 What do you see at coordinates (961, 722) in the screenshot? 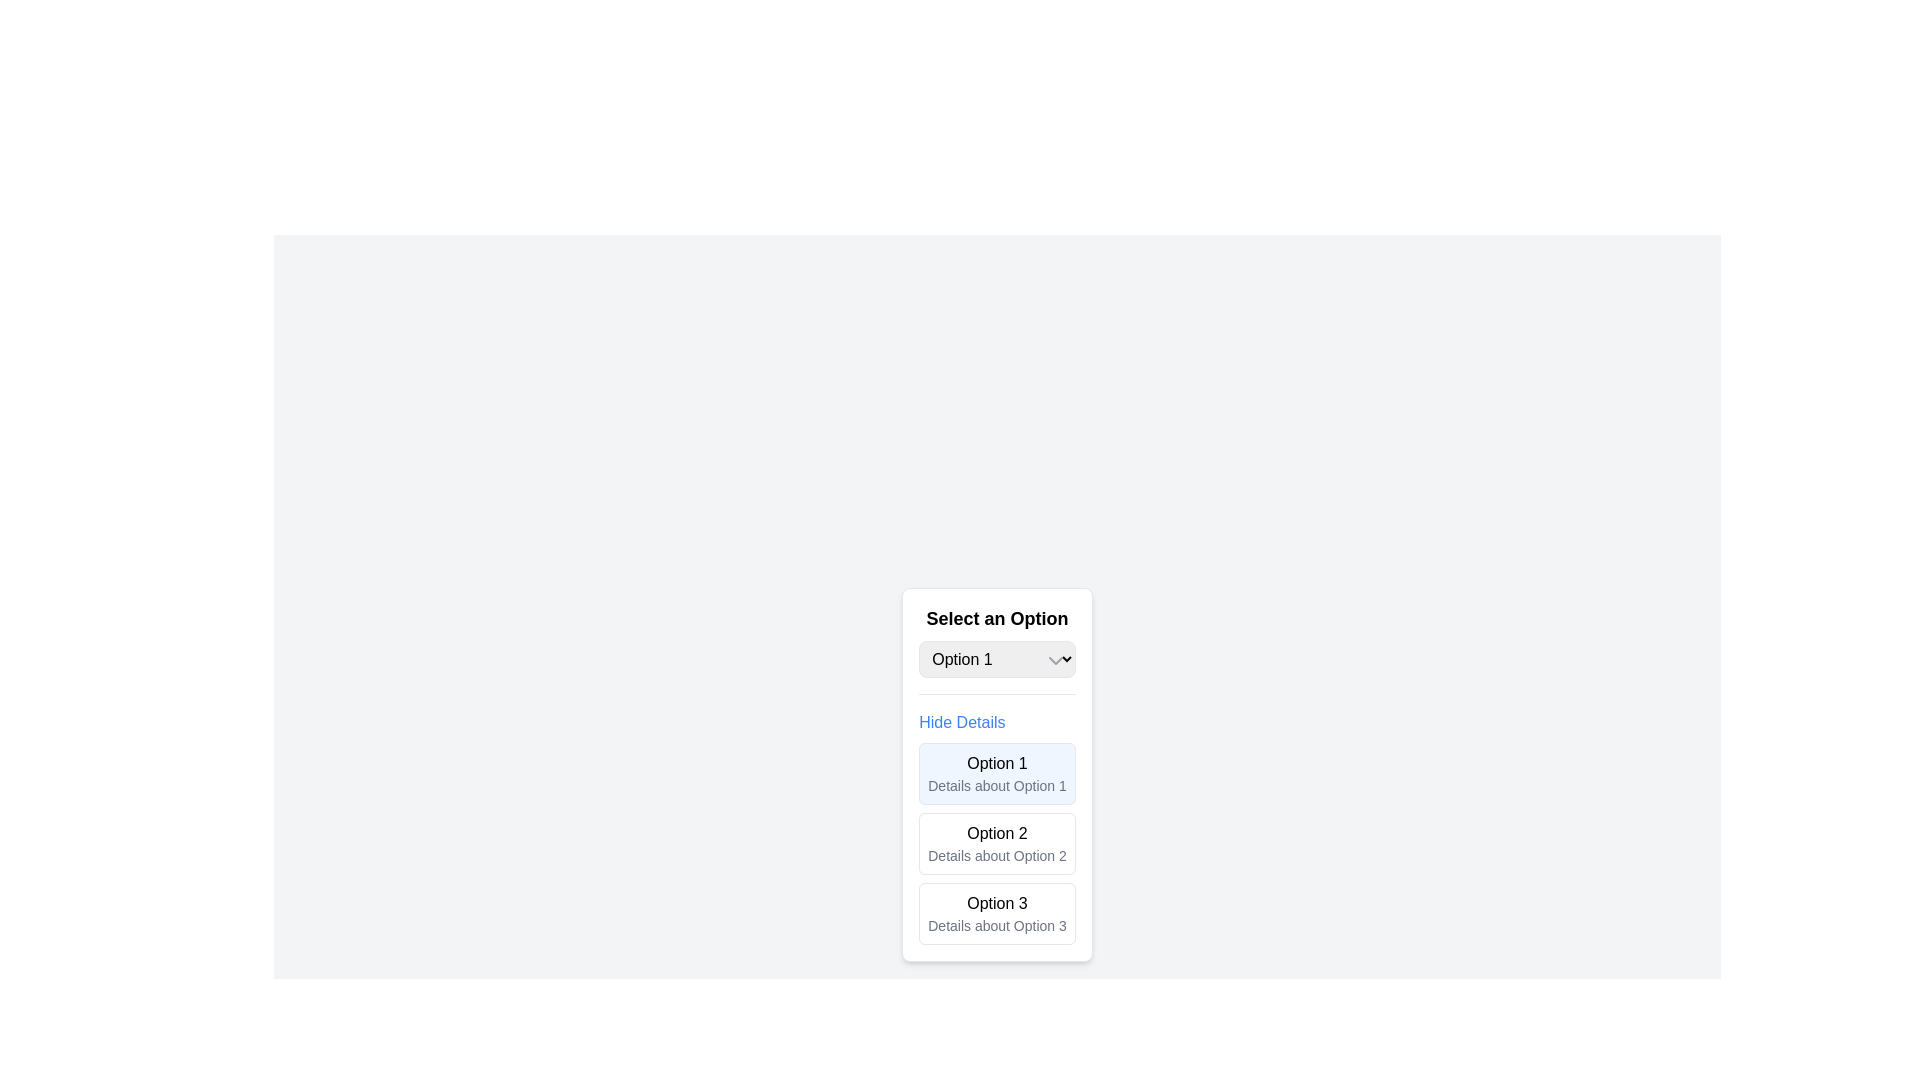
I see `the text link located at the top of the list of options, directly below the dropdown labeled 'Select an Option' to hide details` at bounding box center [961, 722].